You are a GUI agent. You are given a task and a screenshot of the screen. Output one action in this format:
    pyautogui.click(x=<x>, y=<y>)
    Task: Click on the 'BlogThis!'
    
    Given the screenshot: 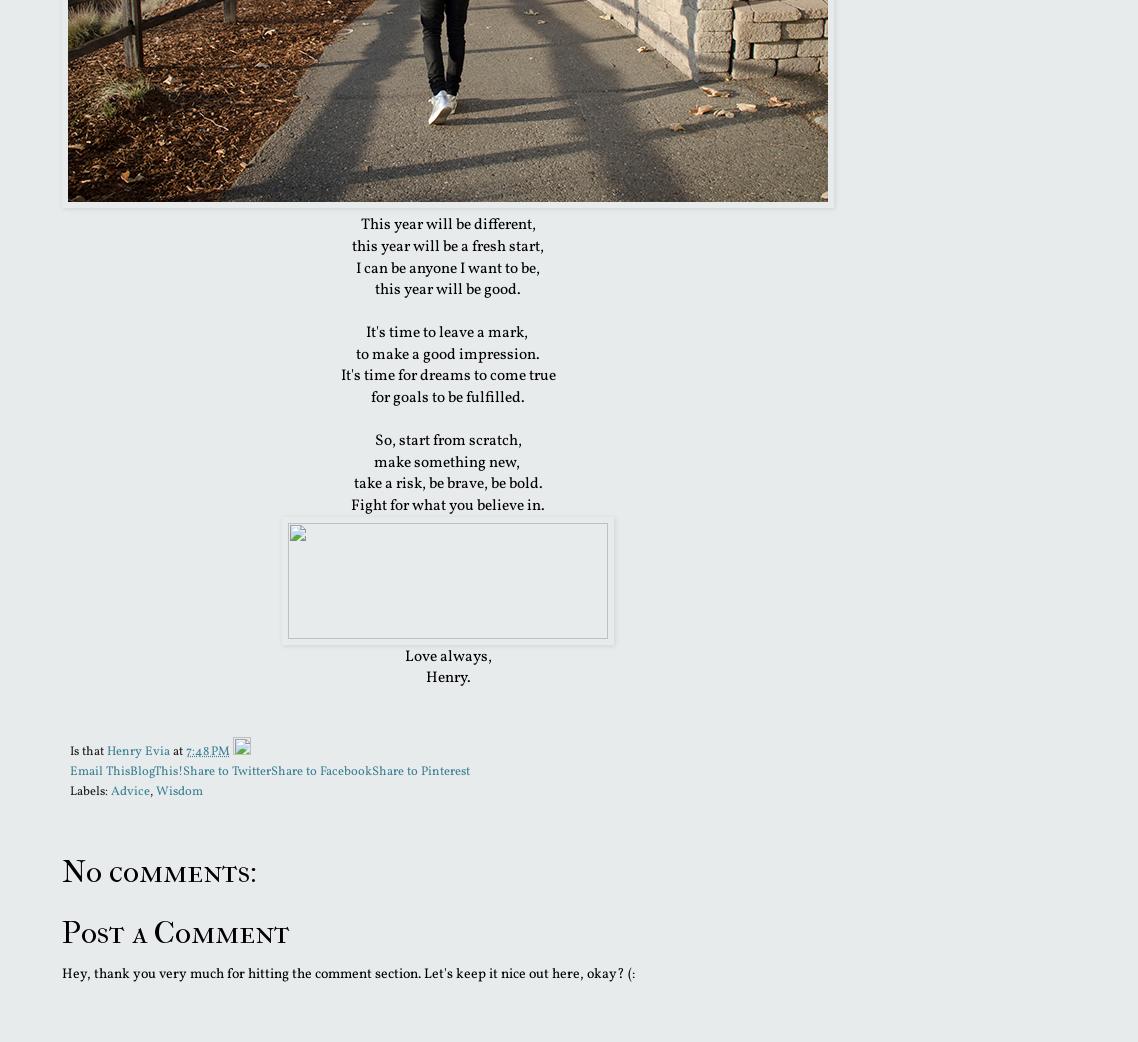 What is the action you would take?
    pyautogui.click(x=156, y=769)
    